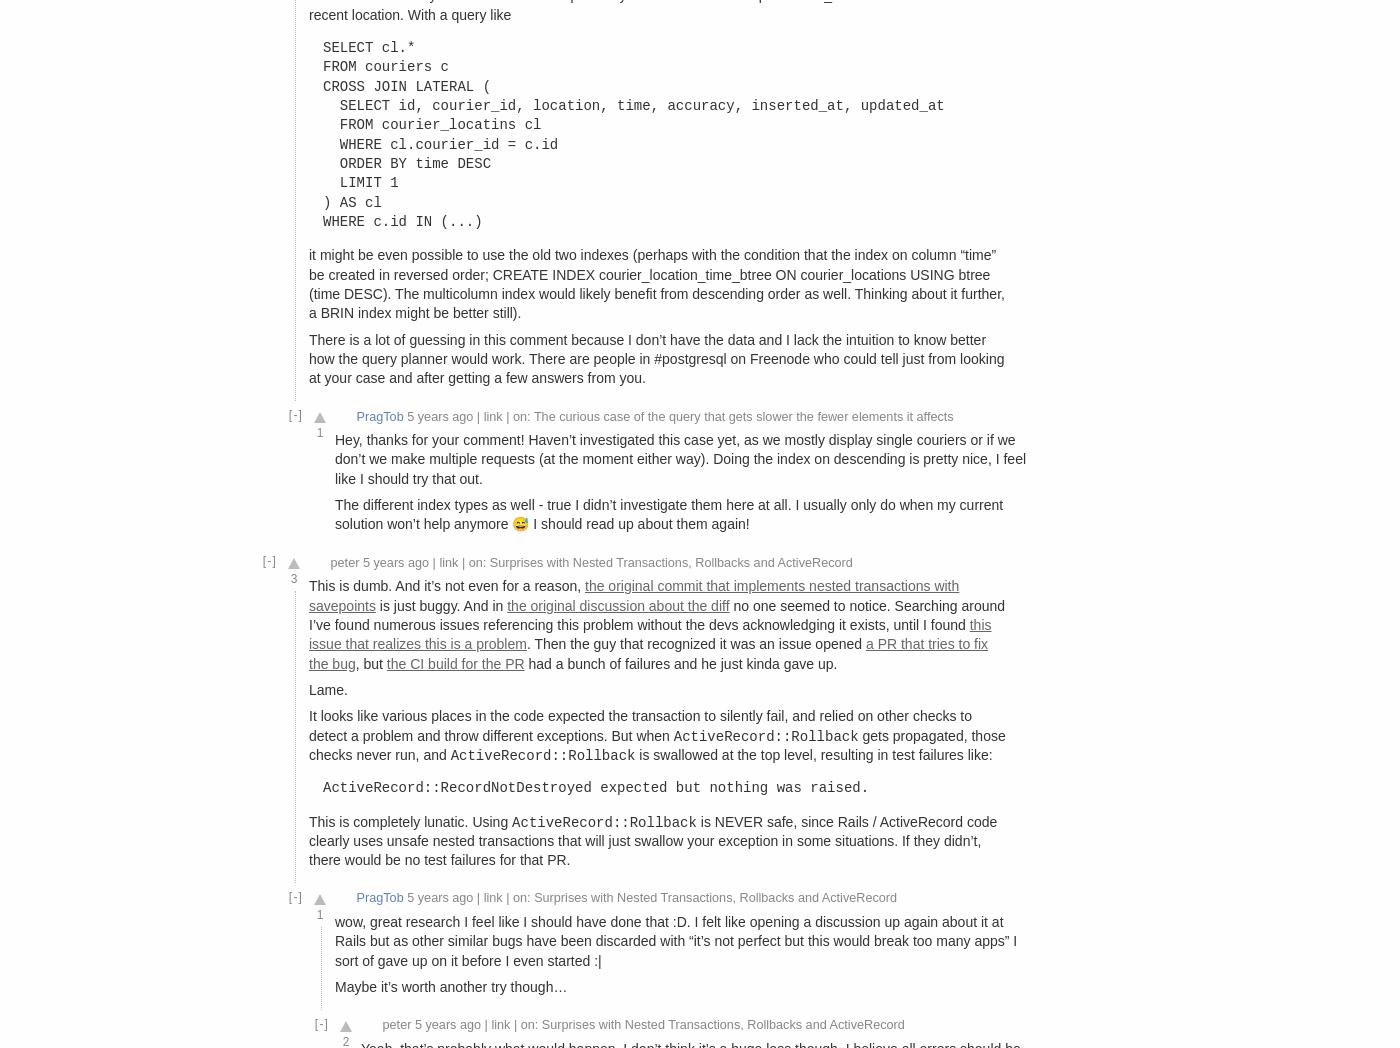  Describe the element at coordinates (680, 662) in the screenshot. I see `'had a bunch of failures and he just kinda gave up.'` at that location.